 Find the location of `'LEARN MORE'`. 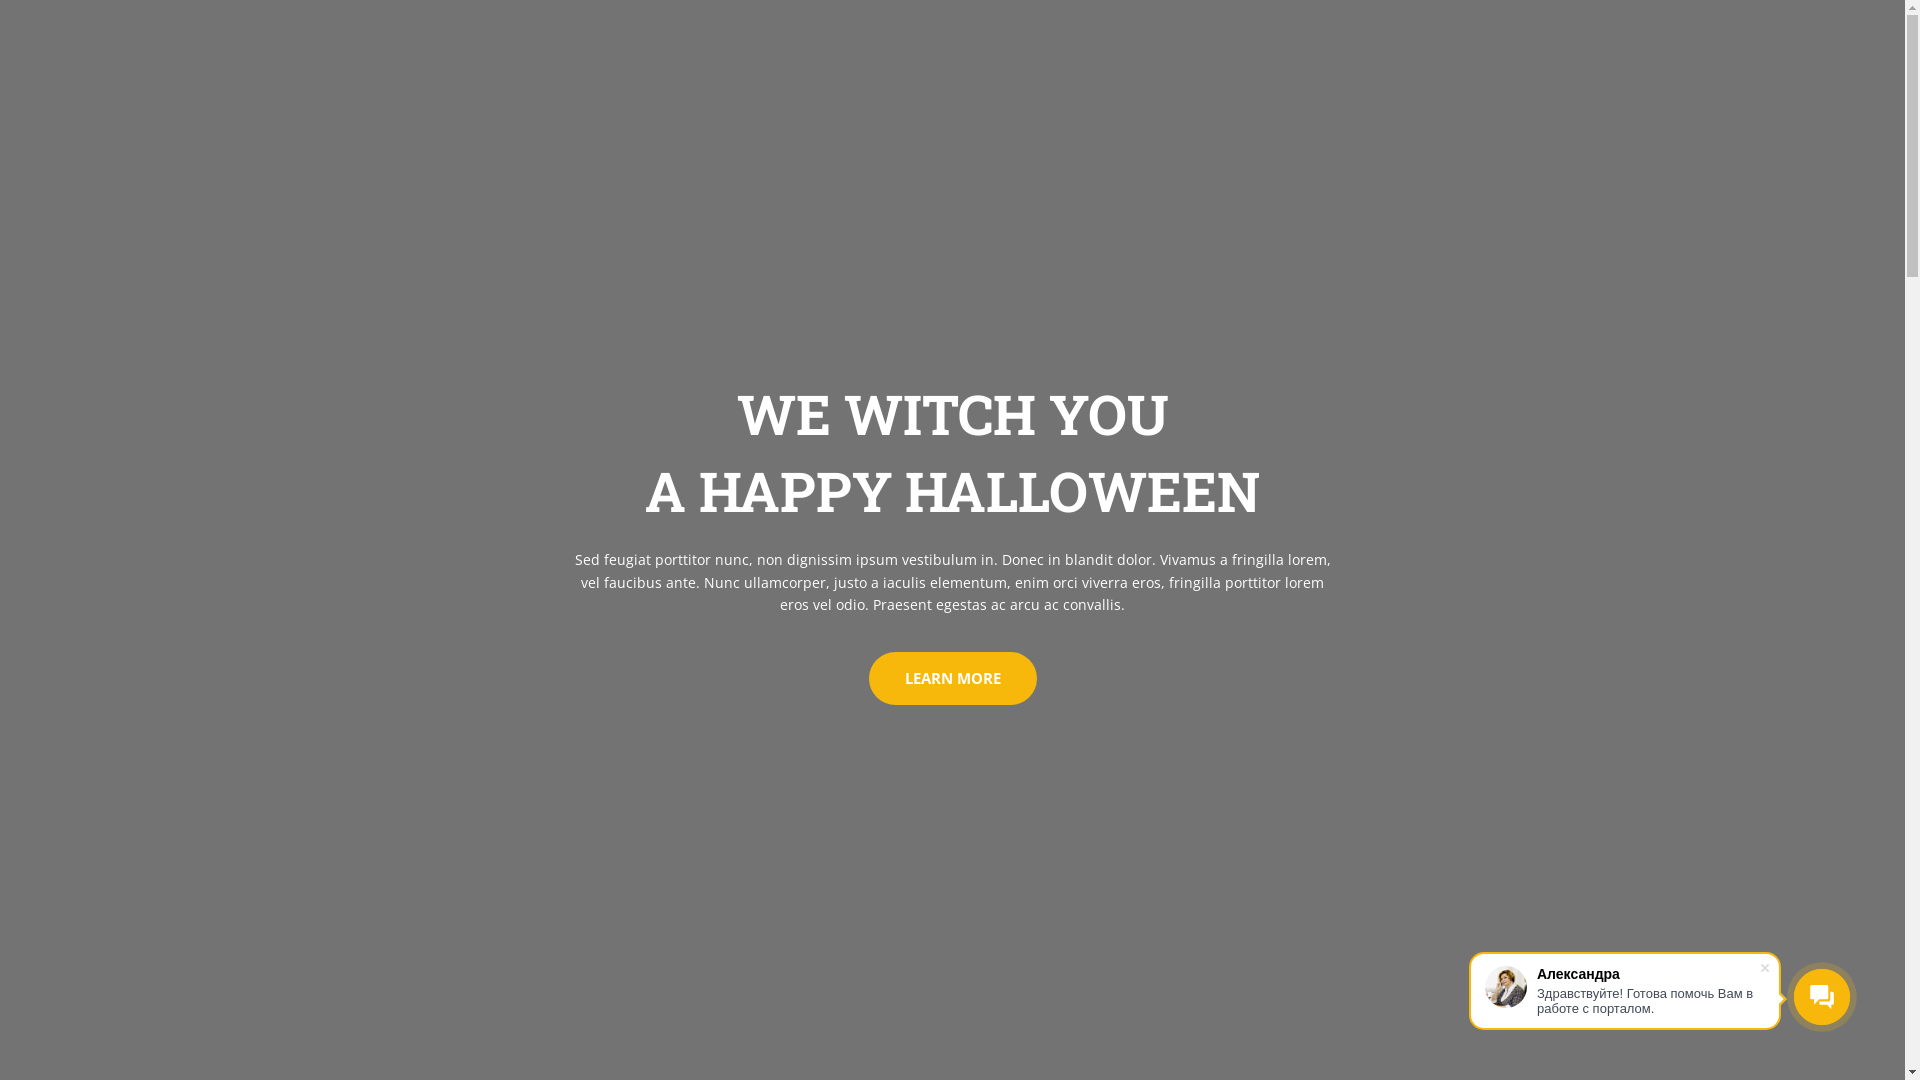

'LEARN MORE' is located at coordinates (950, 677).